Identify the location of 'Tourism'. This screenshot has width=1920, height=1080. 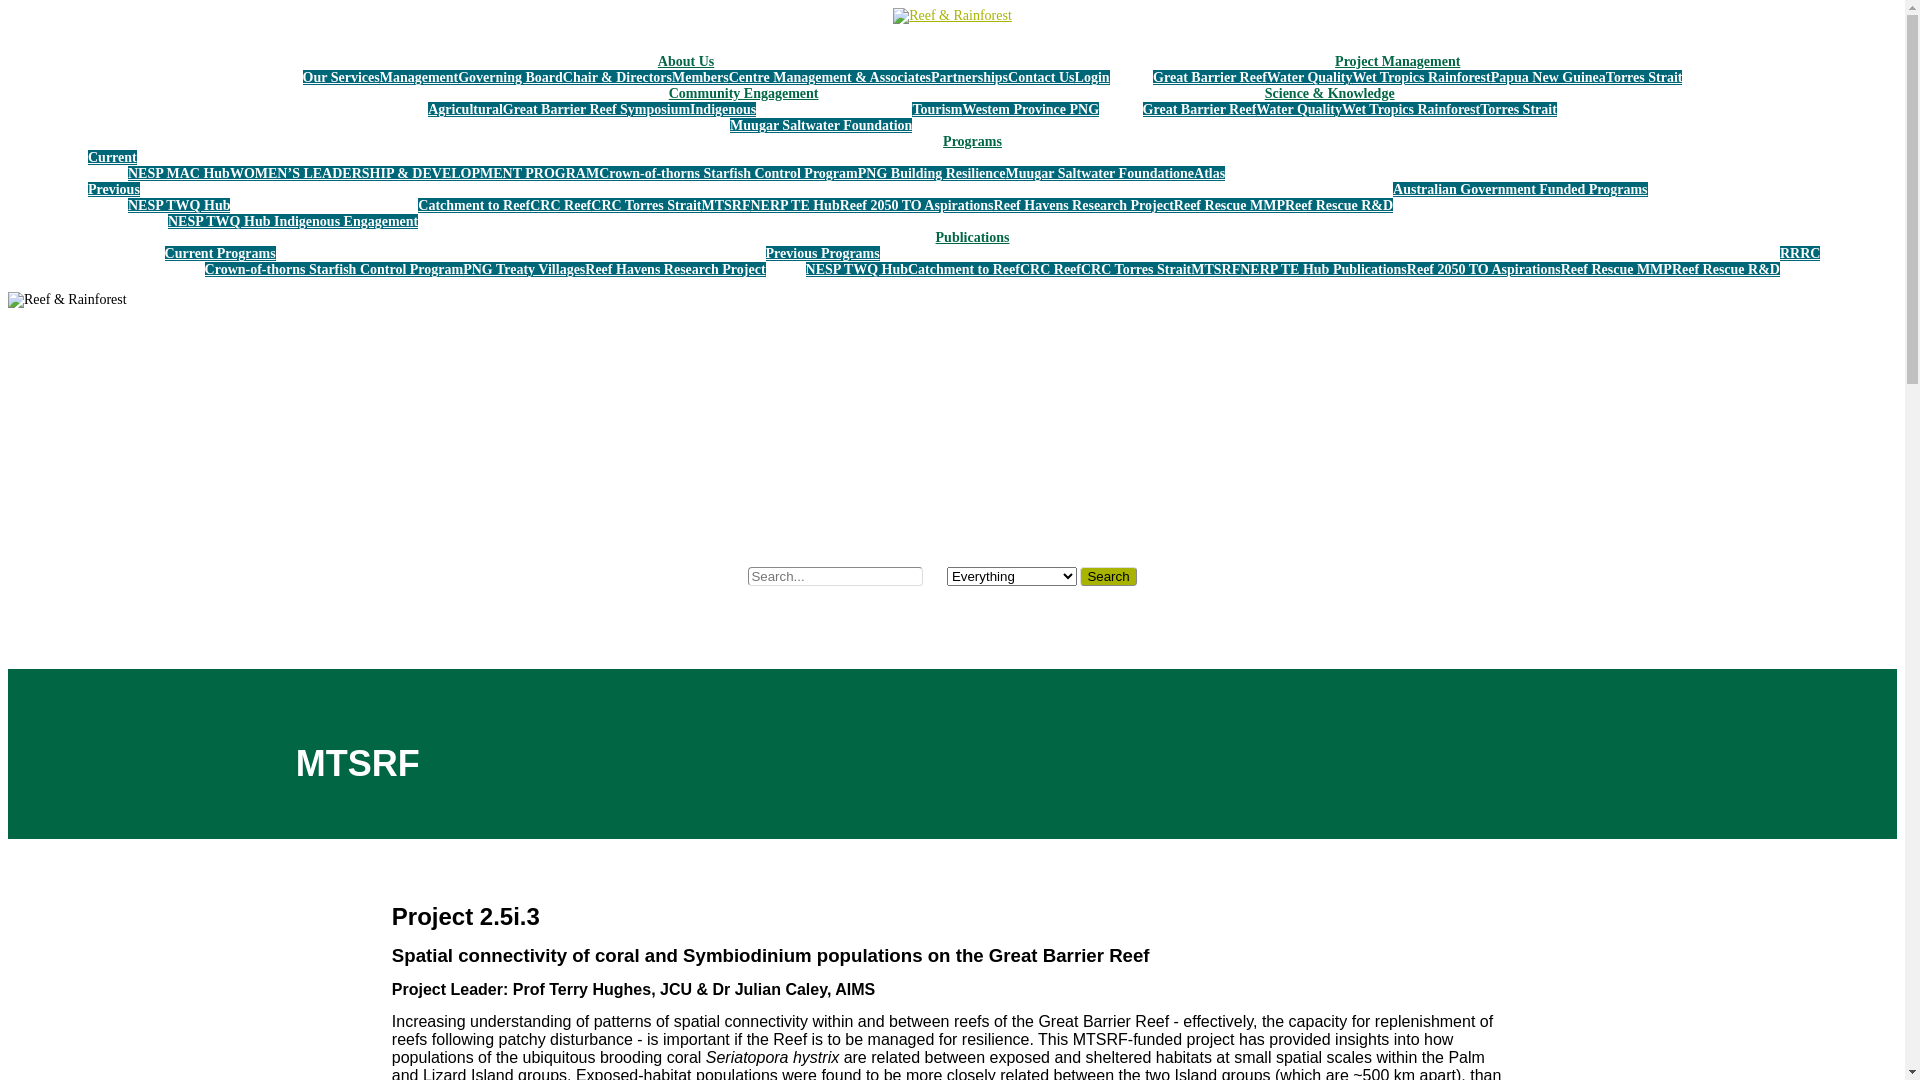
(935, 109).